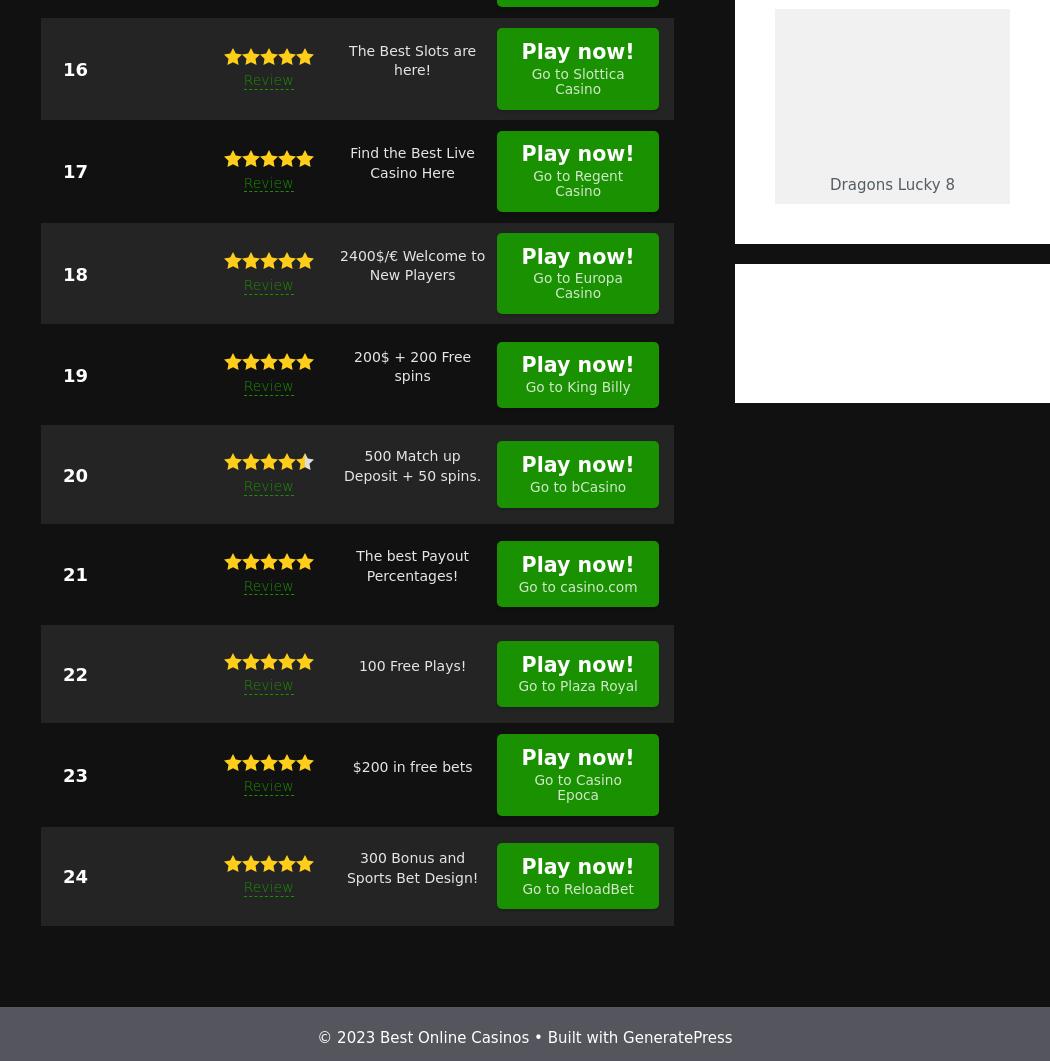  I want to click on 'Dragons lucky 8', so click(890, 184).